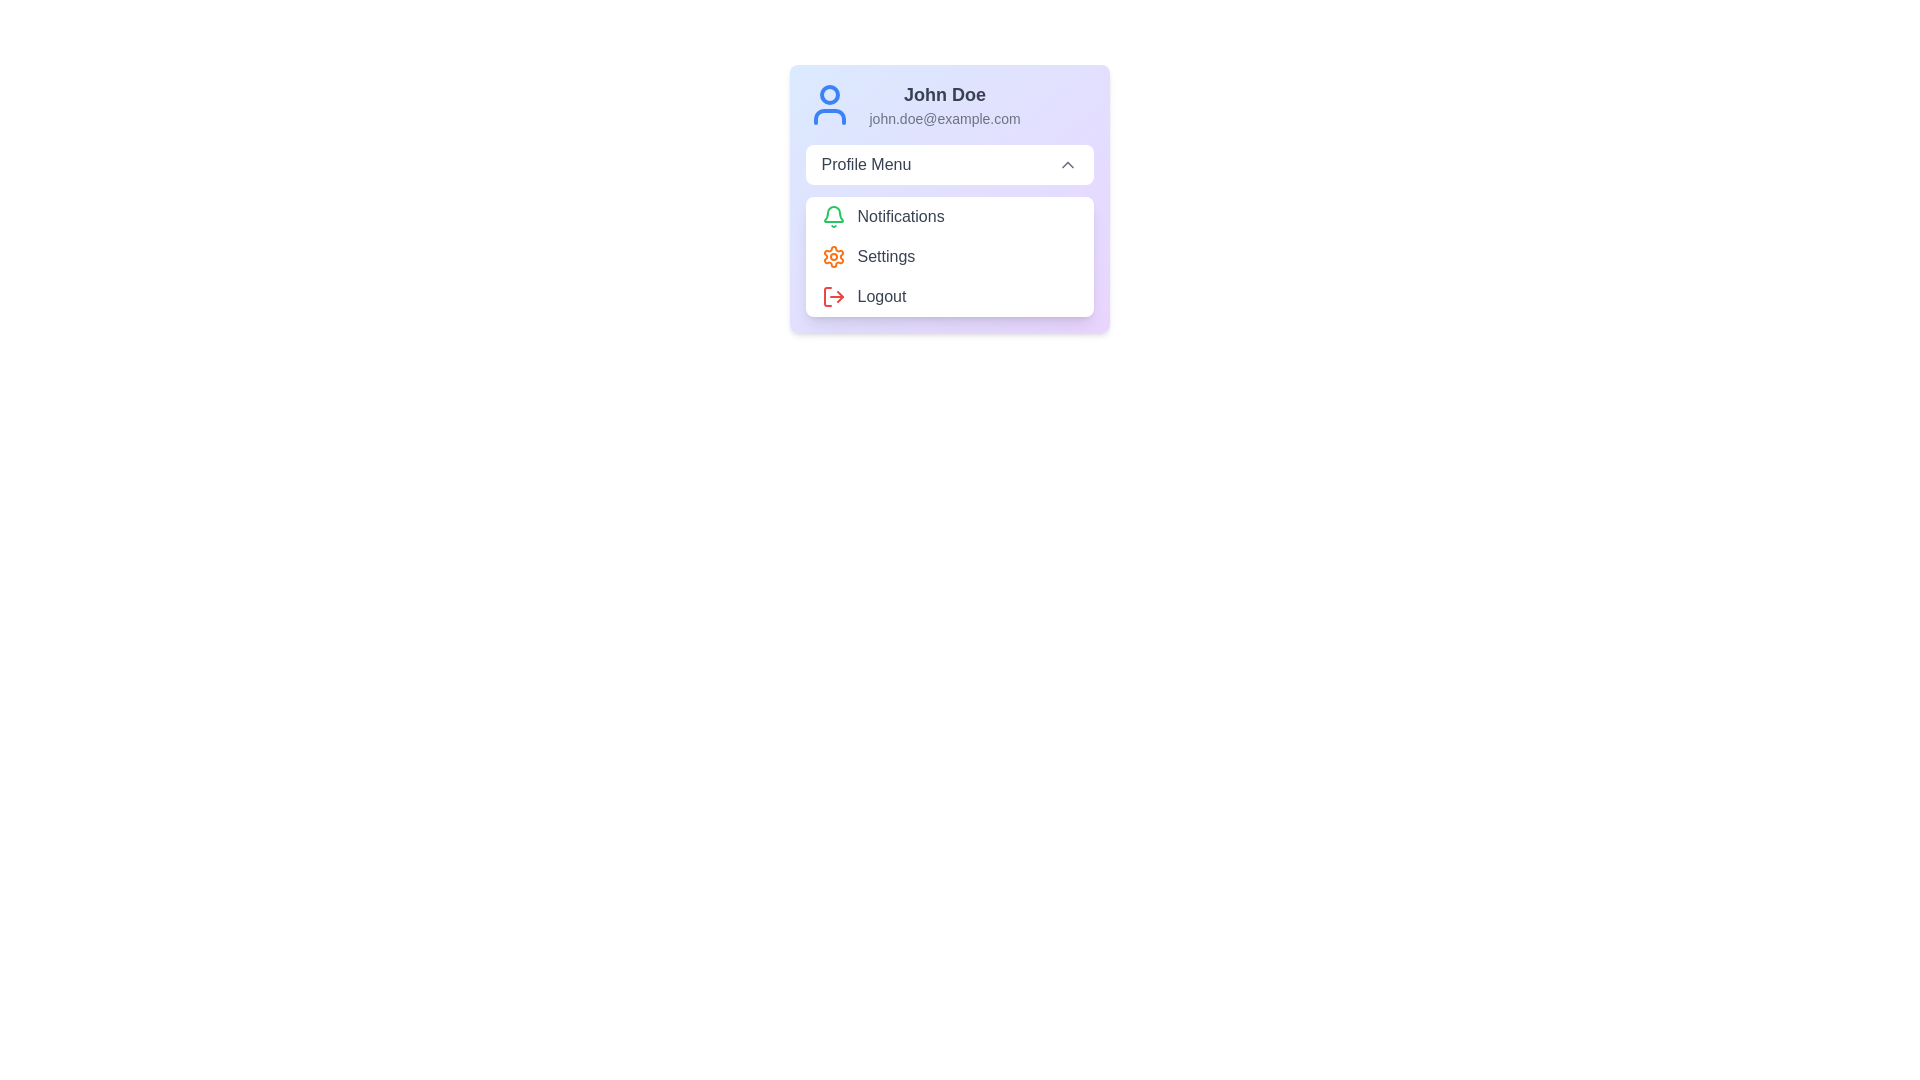 The width and height of the screenshot is (1920, 1080). I want to click on the 'Profile Menu' dropdown button on the composite menu component, so click(948, 199).